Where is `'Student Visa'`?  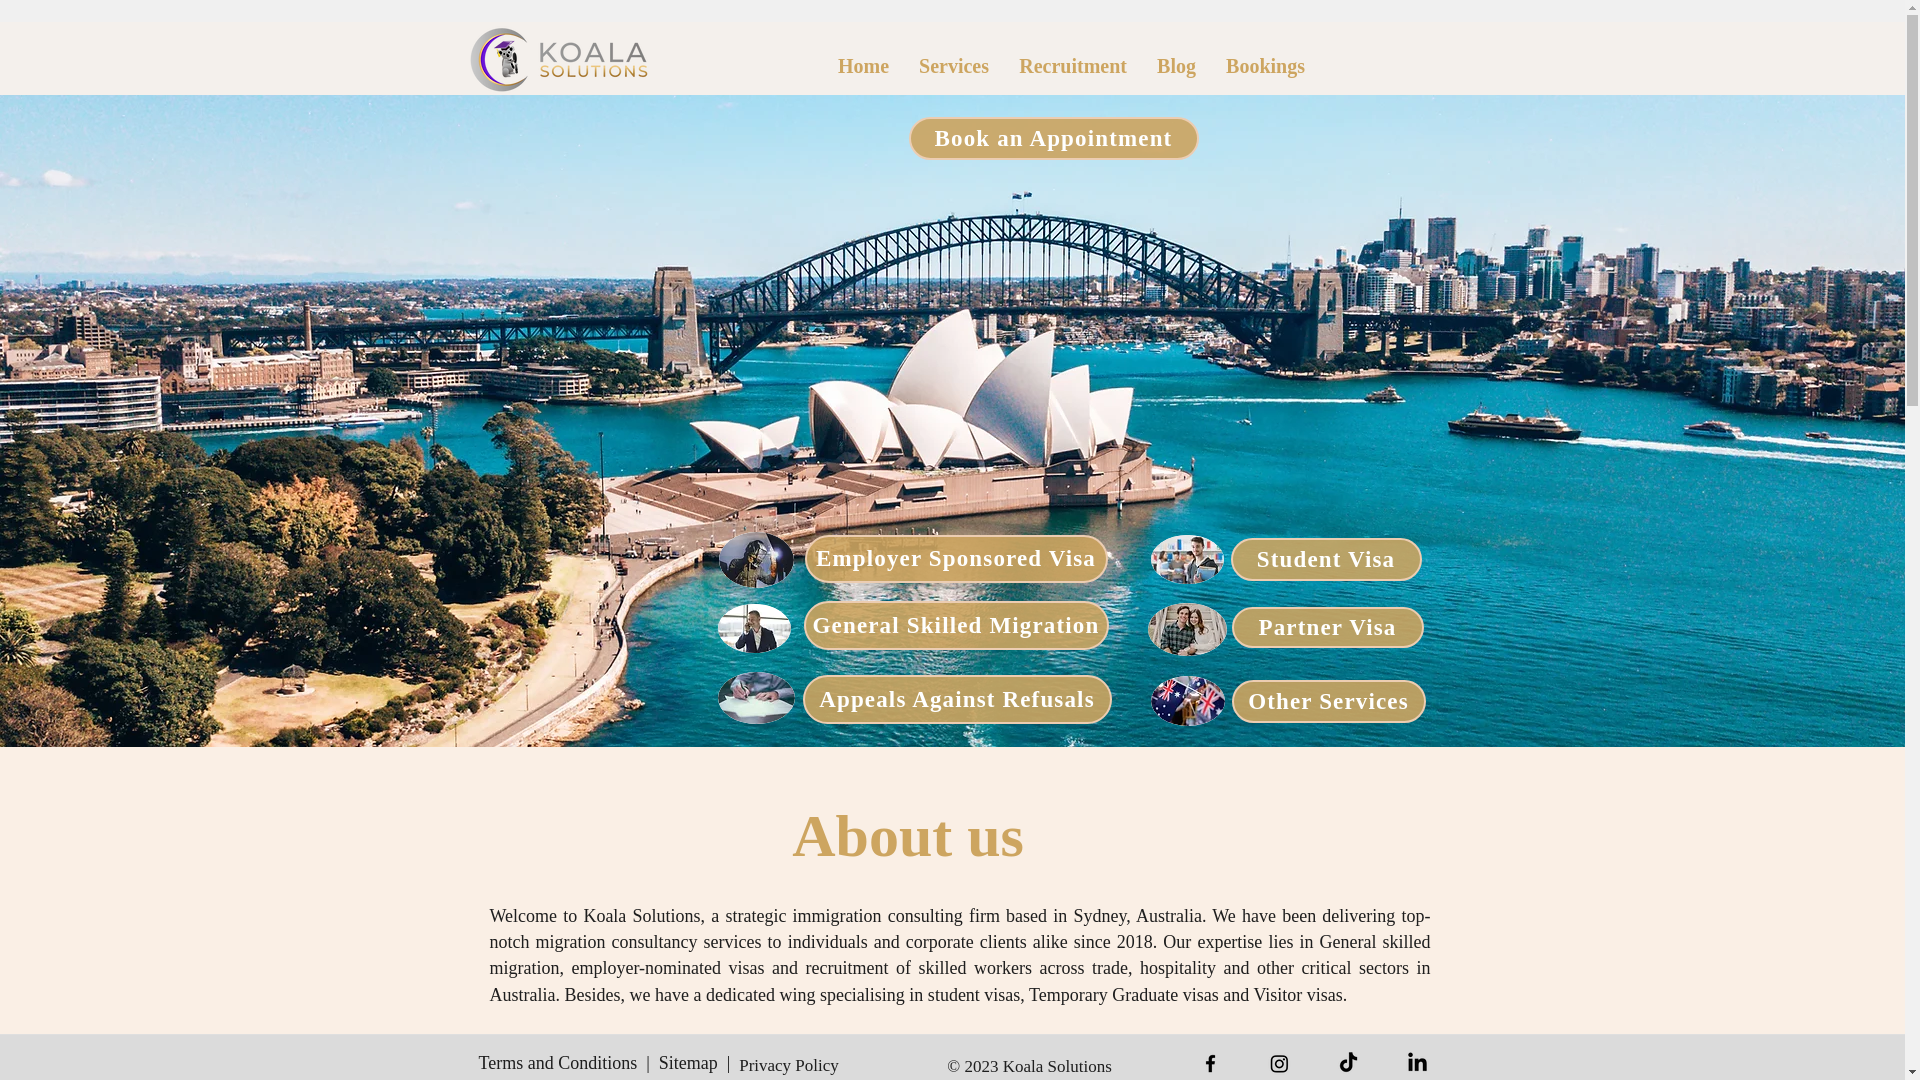
'Student Visa' is located at coordinates (1325, 559).